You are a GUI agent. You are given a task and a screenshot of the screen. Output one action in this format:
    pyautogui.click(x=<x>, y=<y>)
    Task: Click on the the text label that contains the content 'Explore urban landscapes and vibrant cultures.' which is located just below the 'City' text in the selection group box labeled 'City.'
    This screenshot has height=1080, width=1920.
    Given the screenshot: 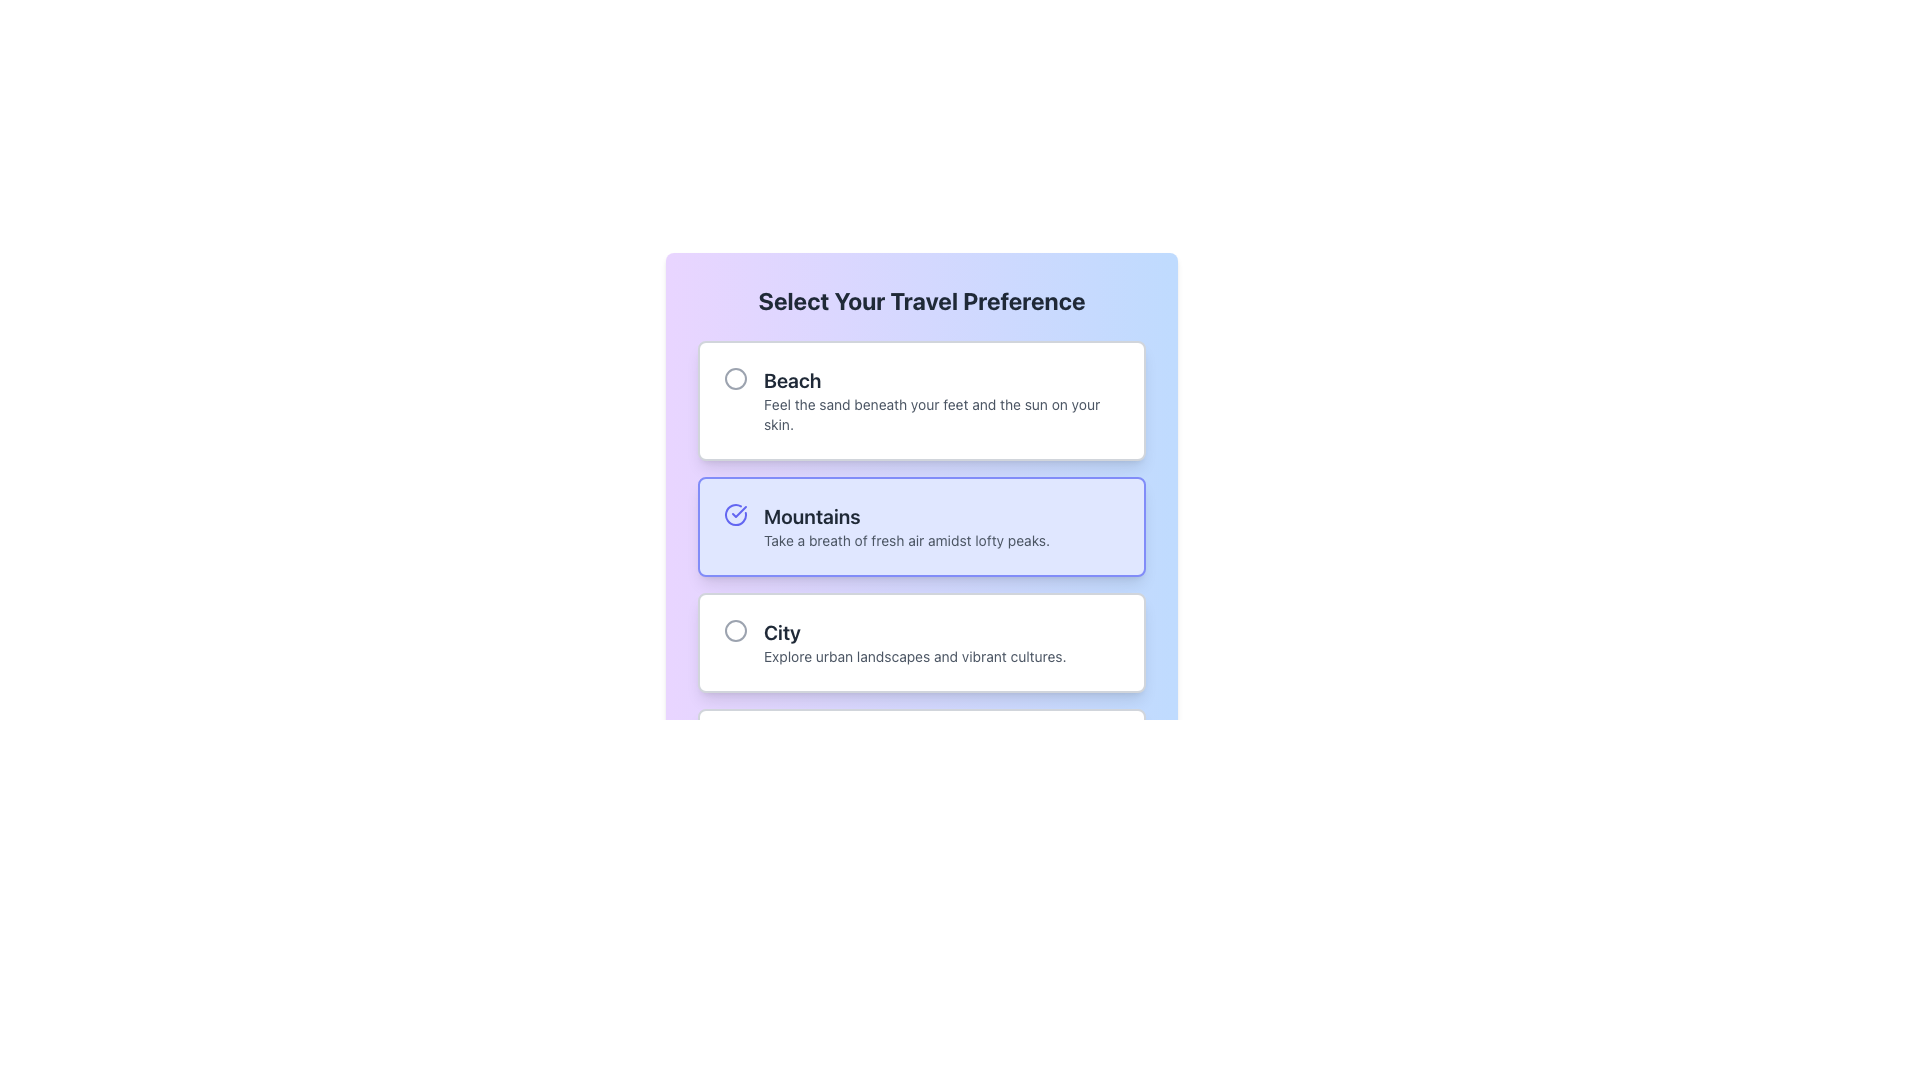 What is the action you would take?
    pyautogui.click(x=914, y=656)
    